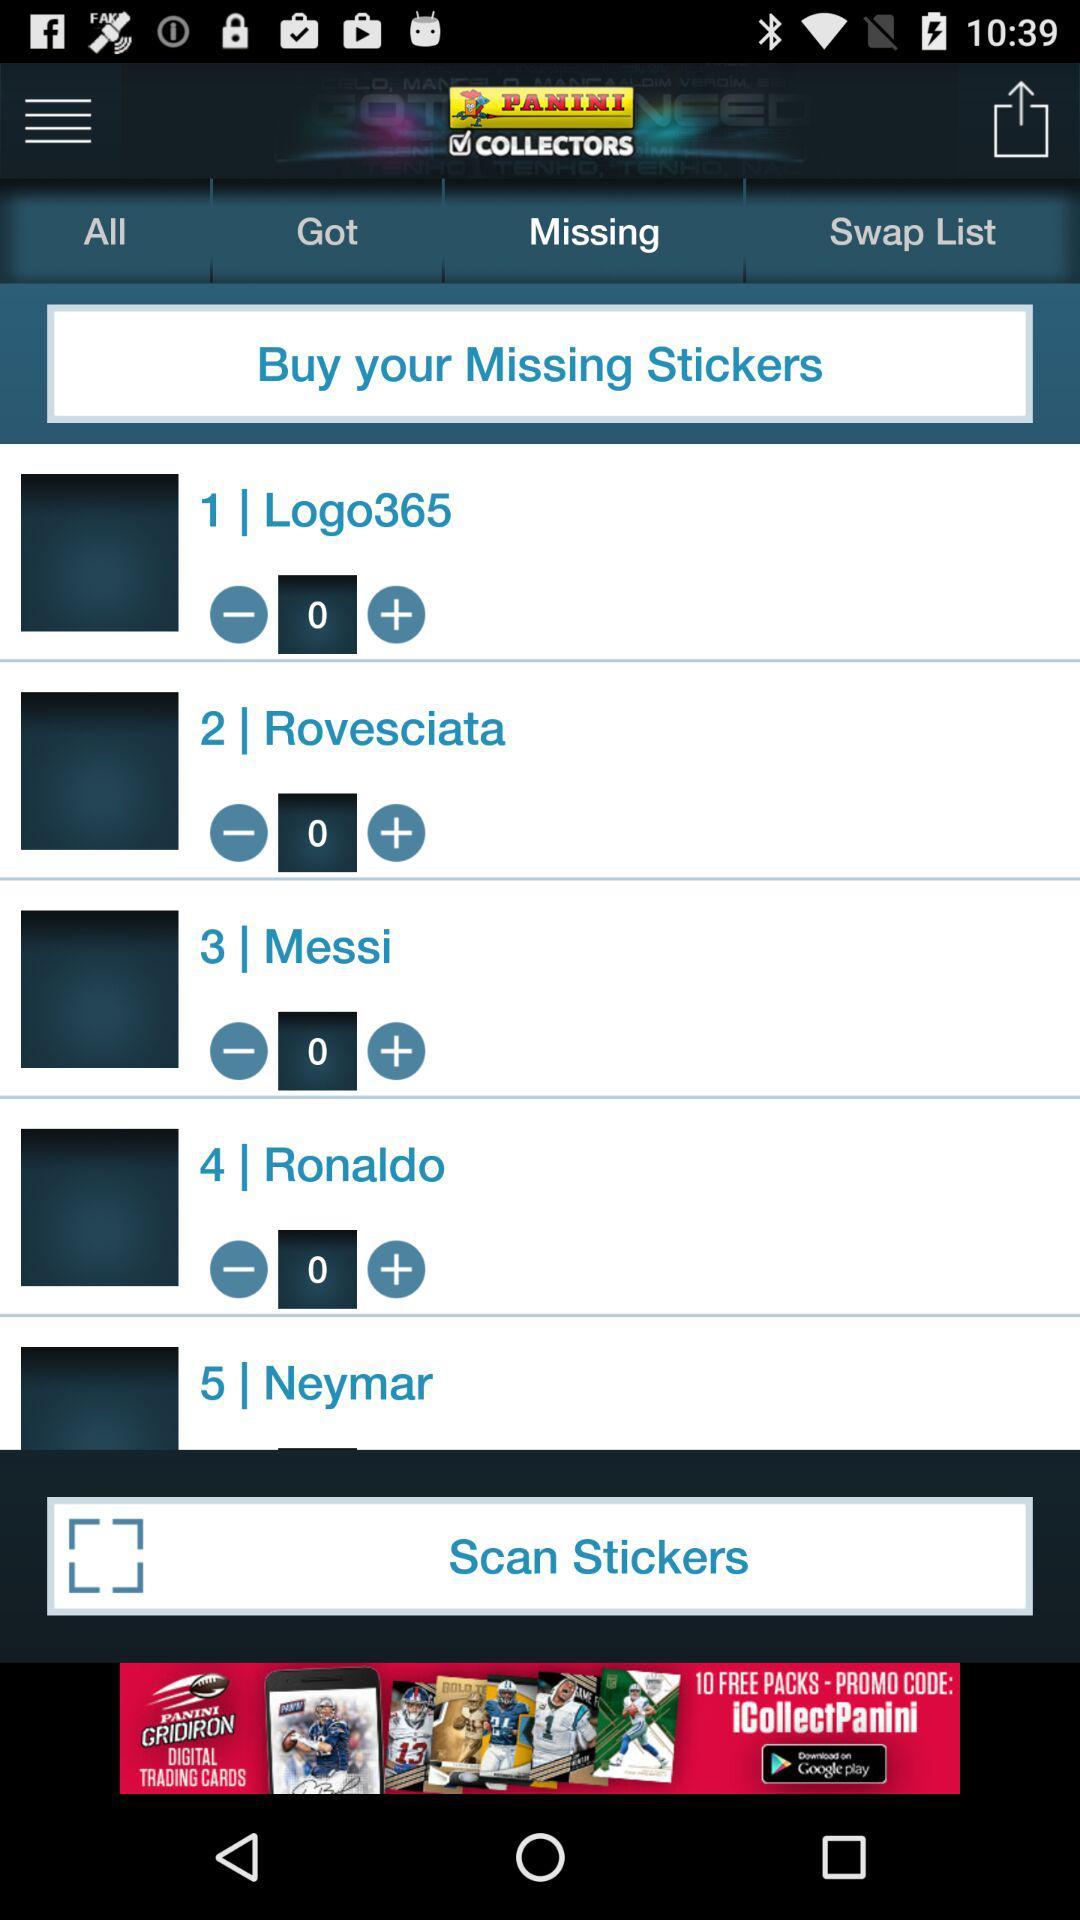 This screenshot has height=1920, width=1080. I want to click on upload file, so click(1021, 119).